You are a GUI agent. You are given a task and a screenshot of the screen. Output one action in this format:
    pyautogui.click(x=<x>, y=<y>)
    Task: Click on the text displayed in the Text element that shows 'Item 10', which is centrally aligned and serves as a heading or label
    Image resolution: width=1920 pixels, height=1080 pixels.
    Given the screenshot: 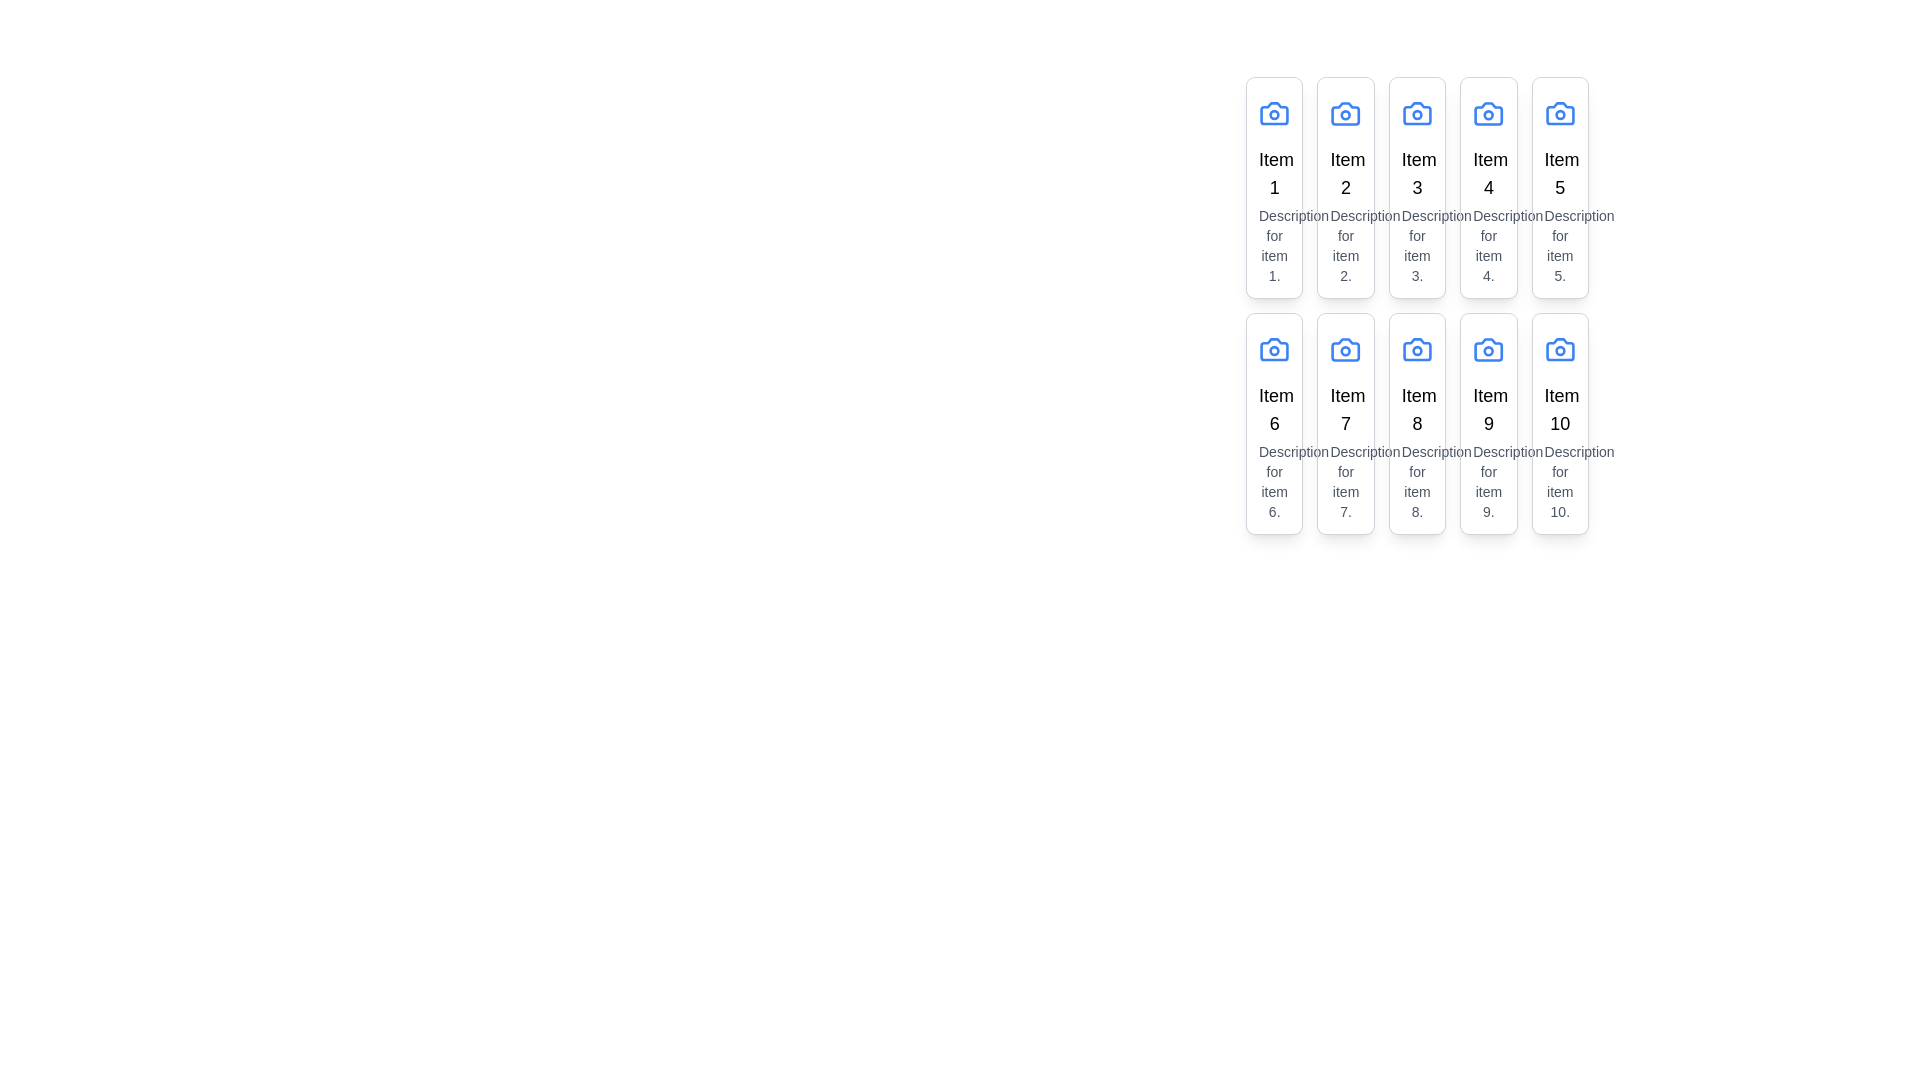 What is the action you would take?
    pyautogui.click(x=1559, y=408)
    